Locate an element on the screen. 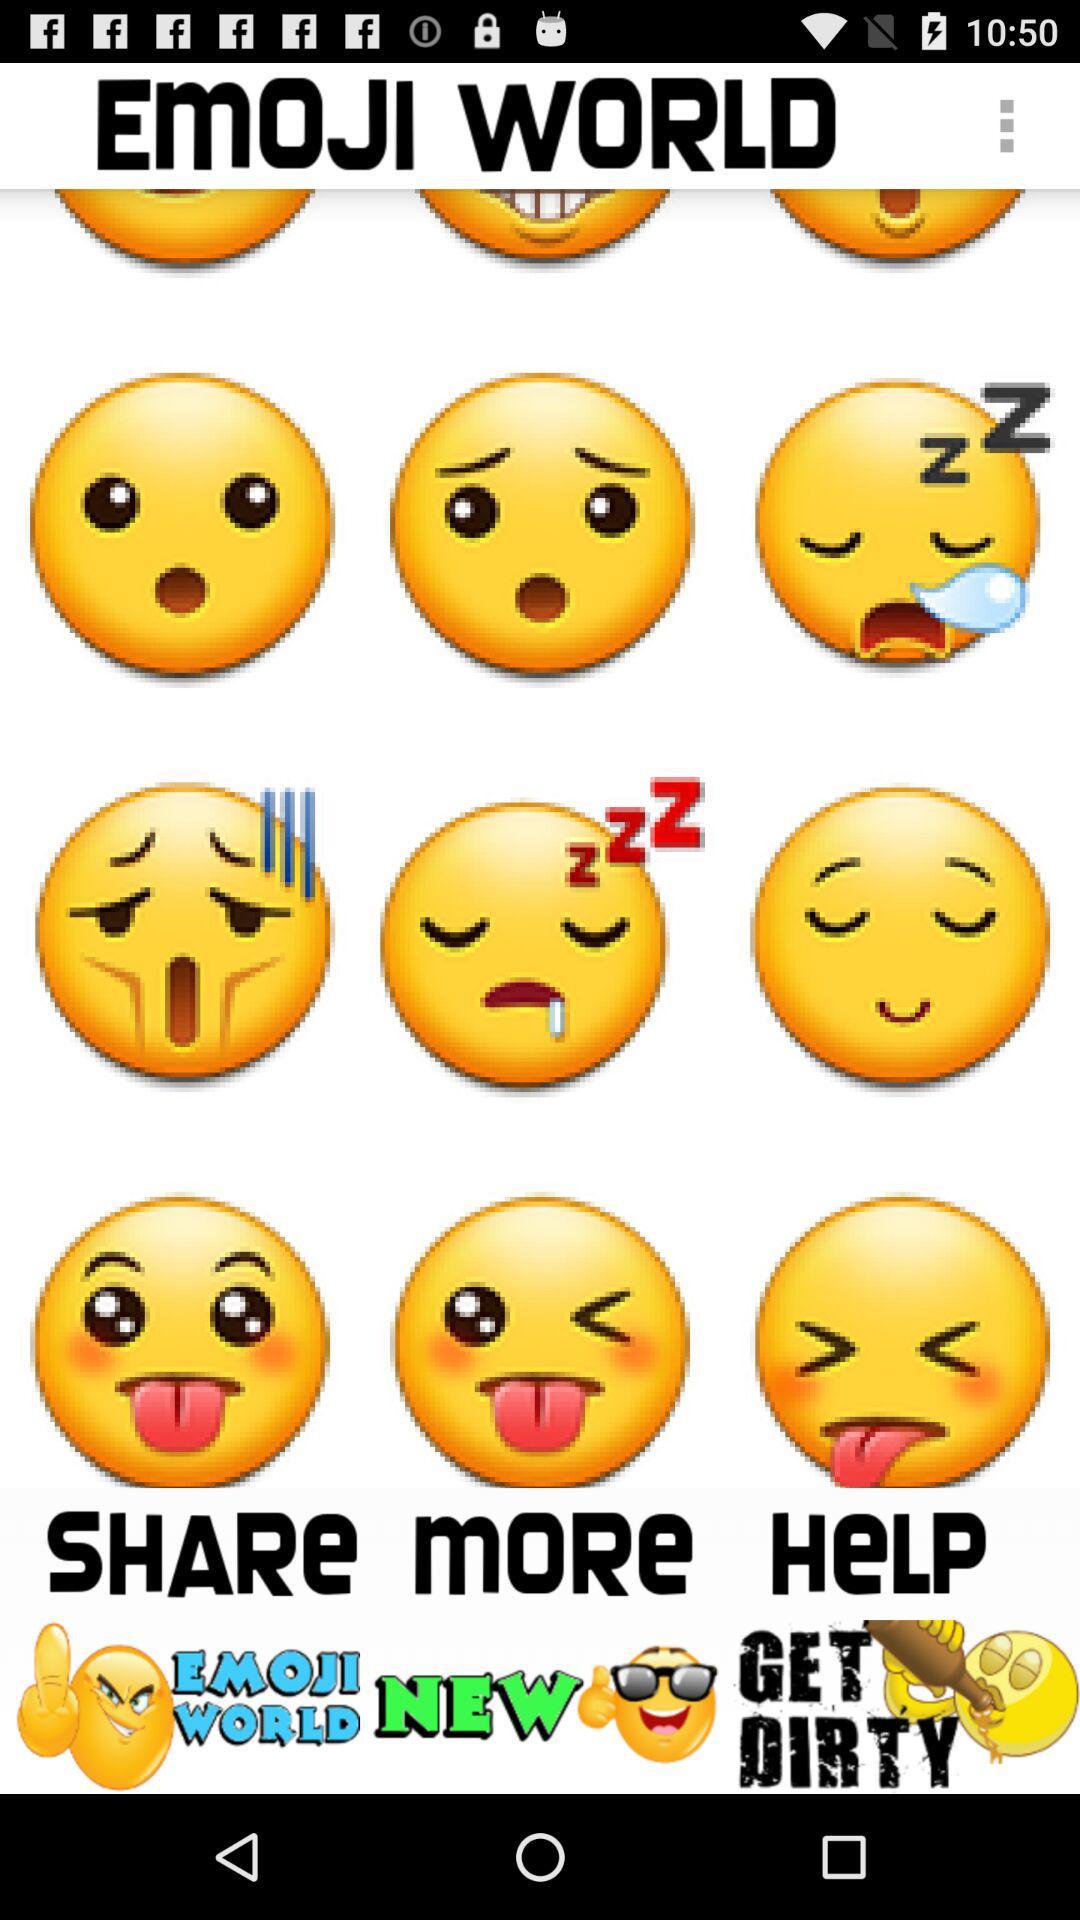 This screenshot has height=1920, width=1080. the get dirty emoji is located at coordinates (906, 1705).